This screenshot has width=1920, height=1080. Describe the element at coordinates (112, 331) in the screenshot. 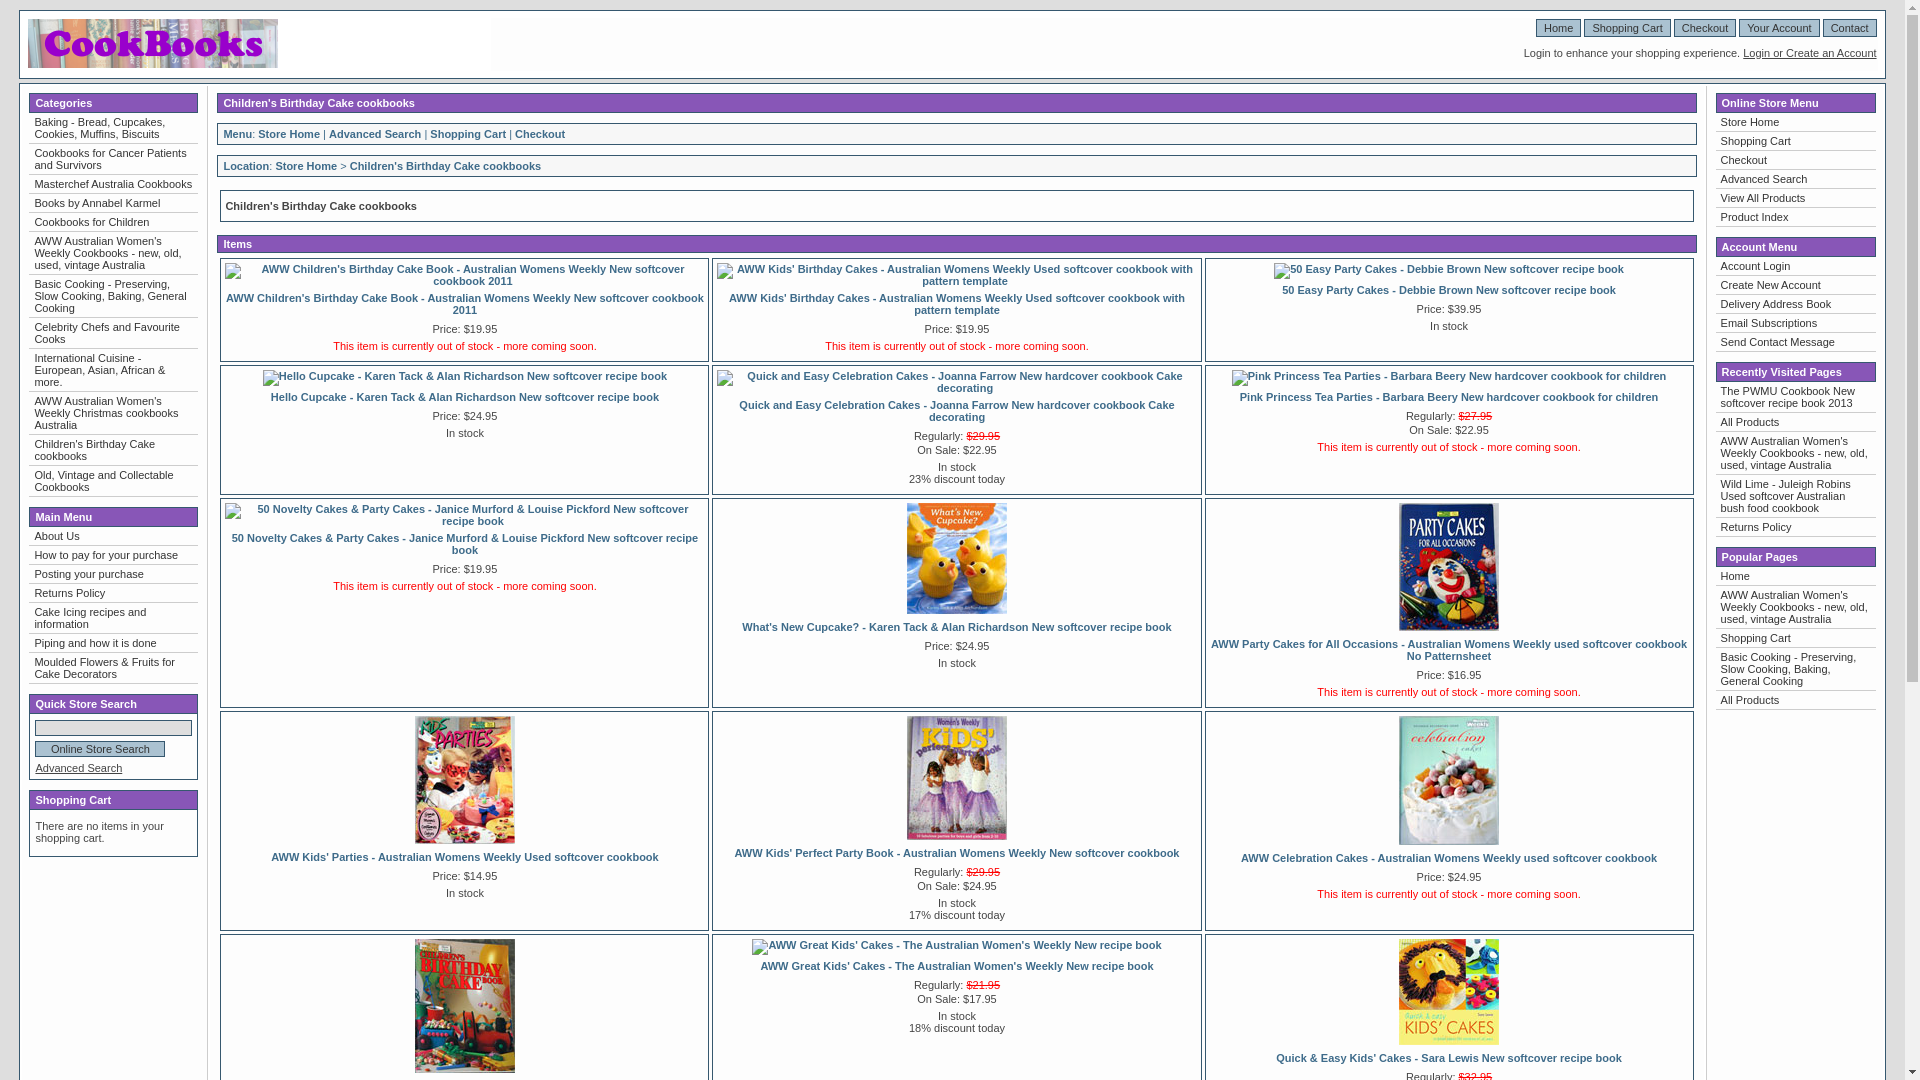

I see `'Celebrity Chefs and Favourite Cooks'` at that location.